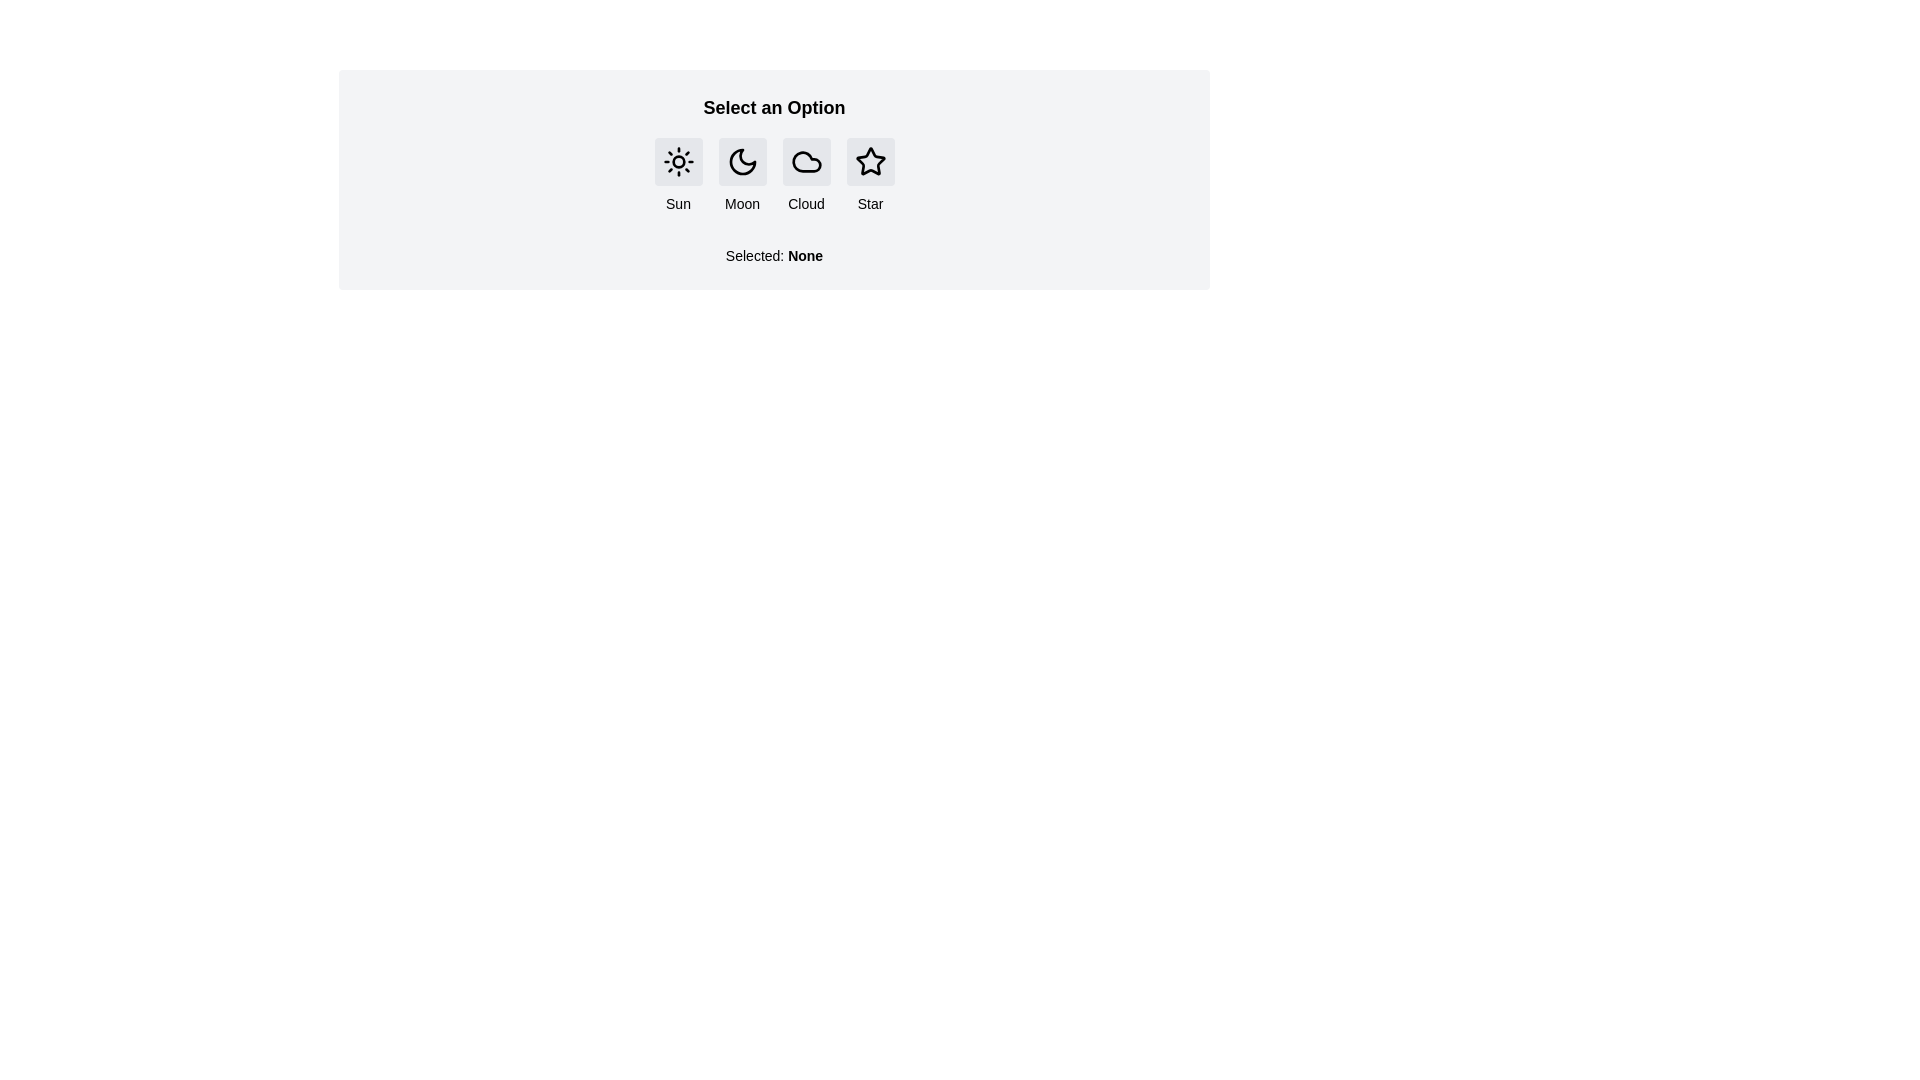 The height and width of the screenshot is (1080, 1920). What do you see at coordinates (678, 161) in the screenshot?
I see `the 'Sun' theme option button, which is the first icon in the horizontal row of icons at the center of the interface` at bounding box center [678, 161].